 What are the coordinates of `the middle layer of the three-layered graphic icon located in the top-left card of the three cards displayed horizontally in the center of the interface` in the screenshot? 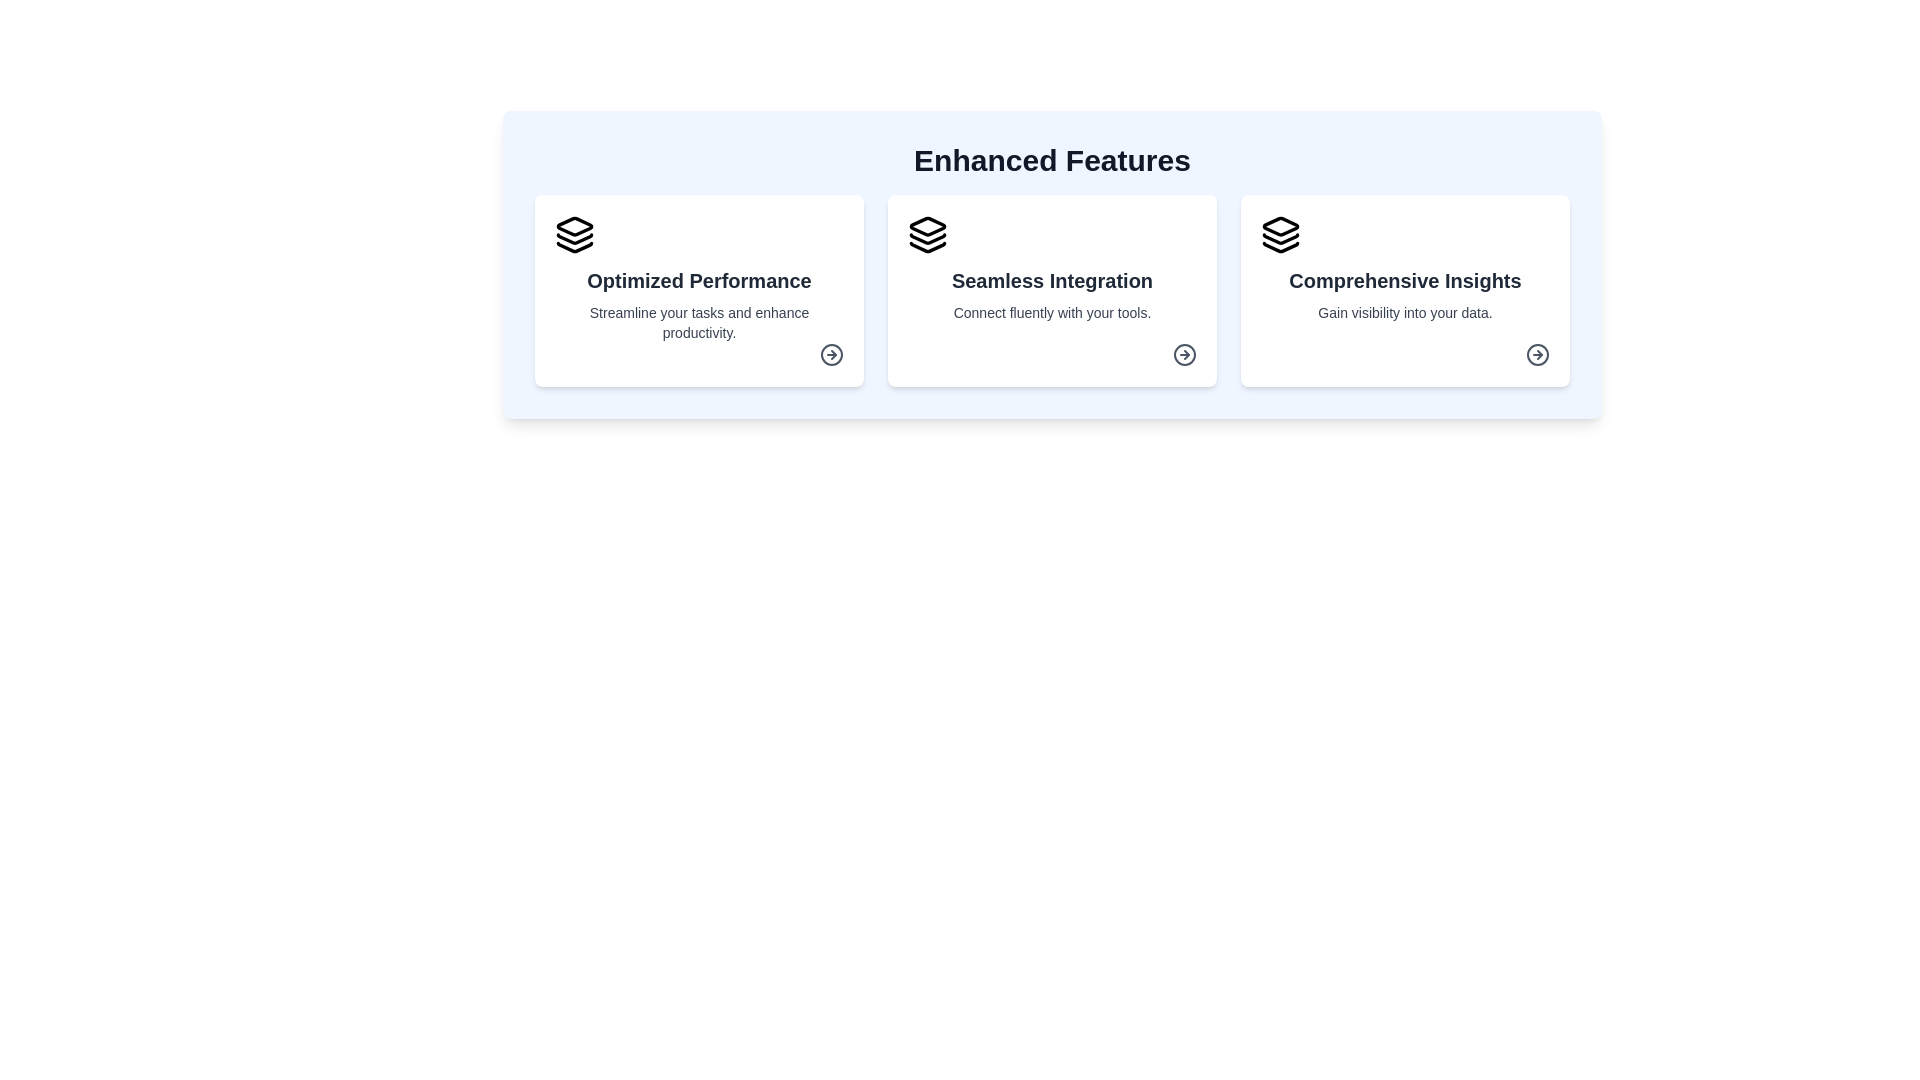 It's located at (574, 238).